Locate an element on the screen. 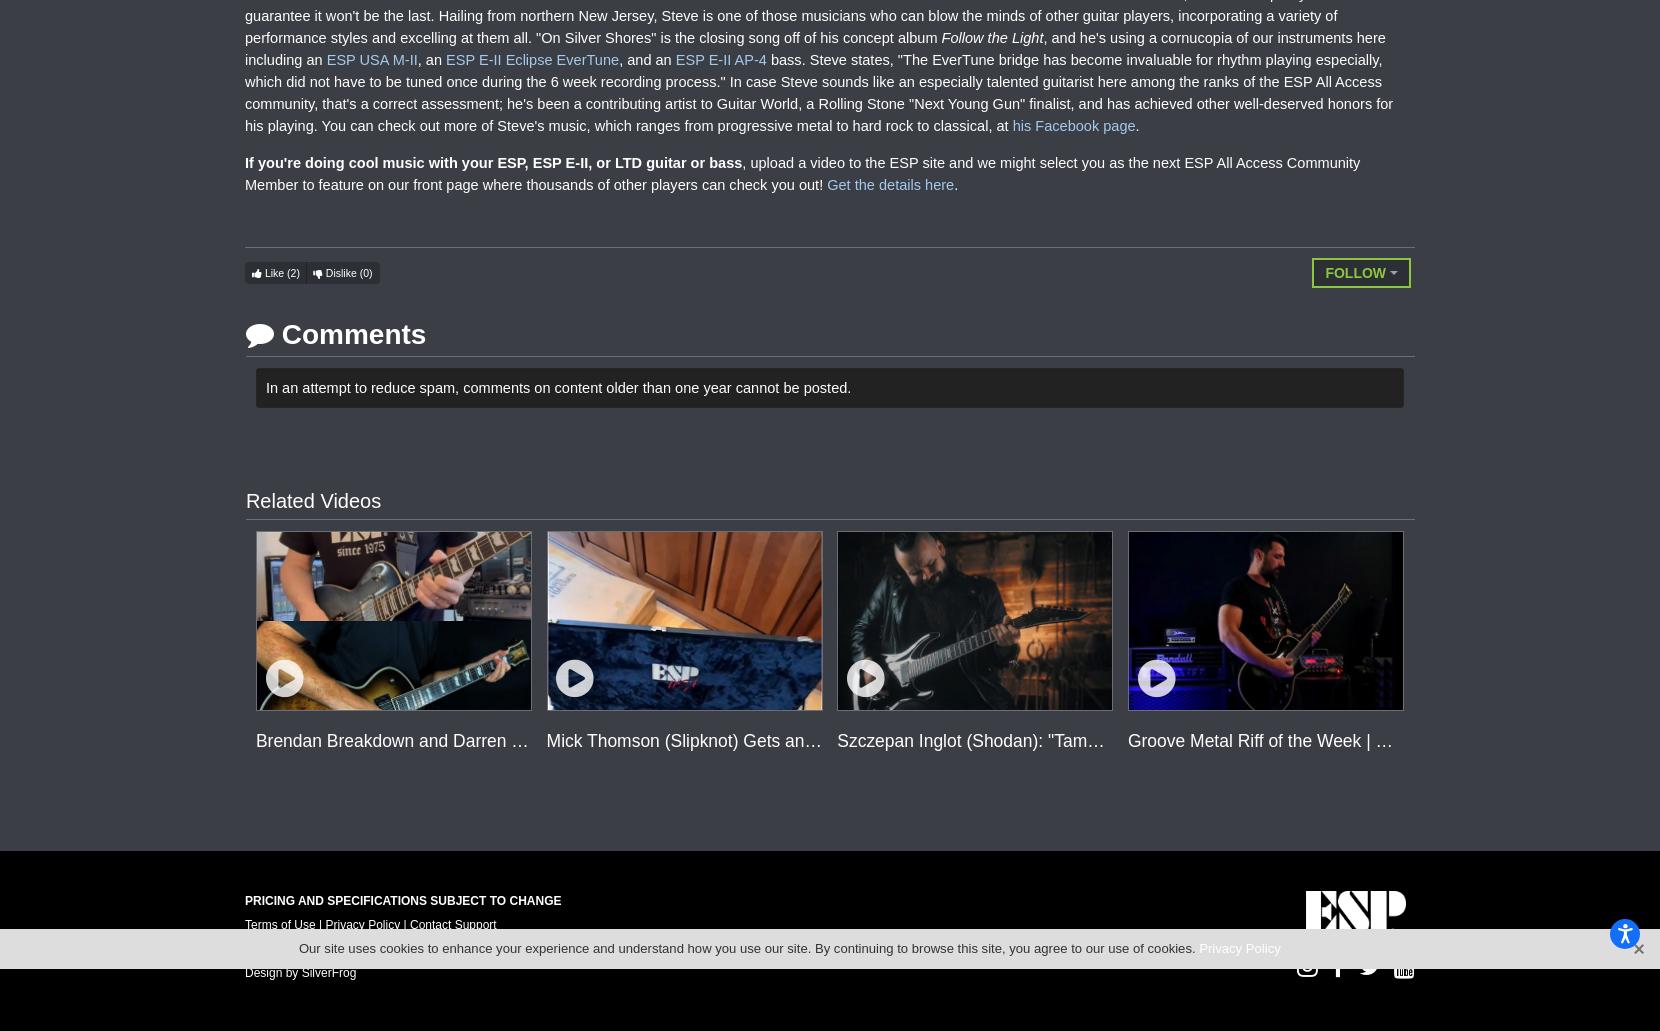 This screenshot has width=1660, height=1031. '(2)' is located at coordinates (286, 273).